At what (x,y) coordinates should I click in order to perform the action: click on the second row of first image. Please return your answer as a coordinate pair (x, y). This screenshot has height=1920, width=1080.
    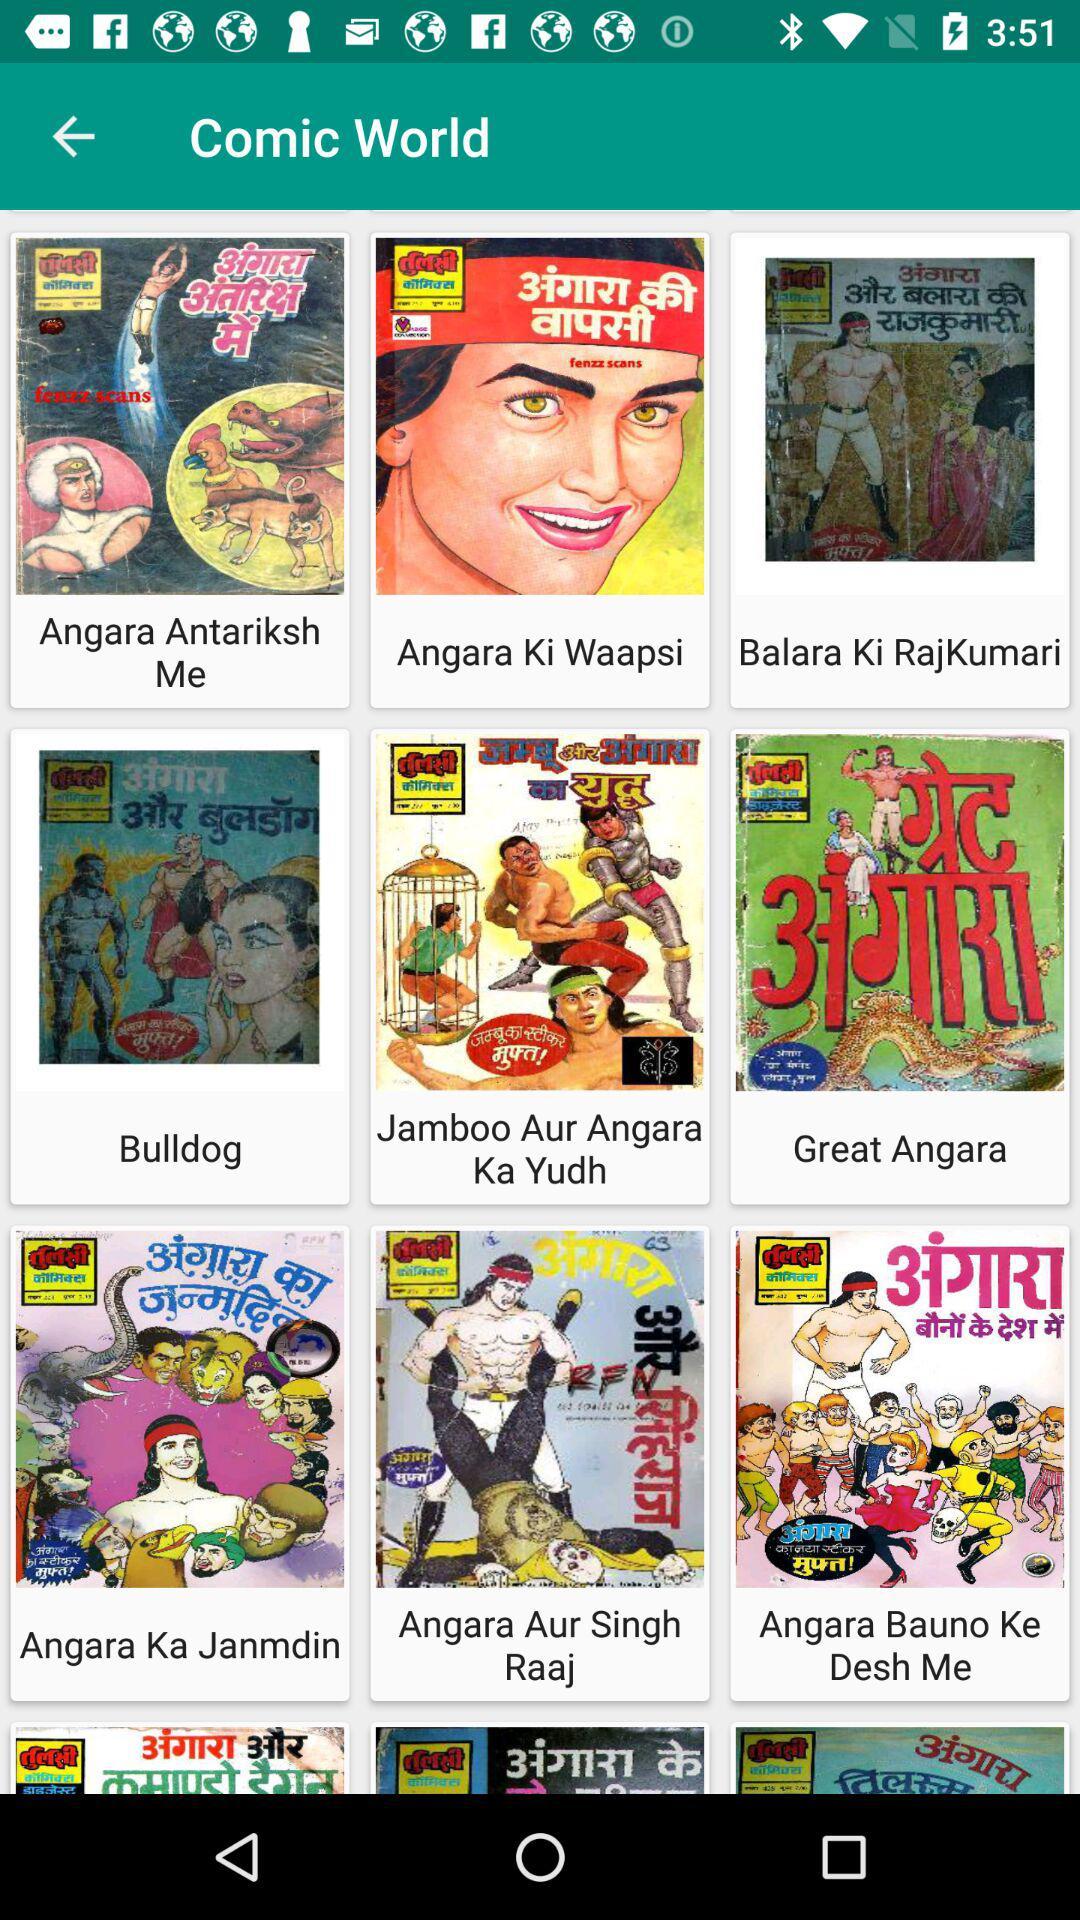
    Looking at the image, I should click on (180, 916).